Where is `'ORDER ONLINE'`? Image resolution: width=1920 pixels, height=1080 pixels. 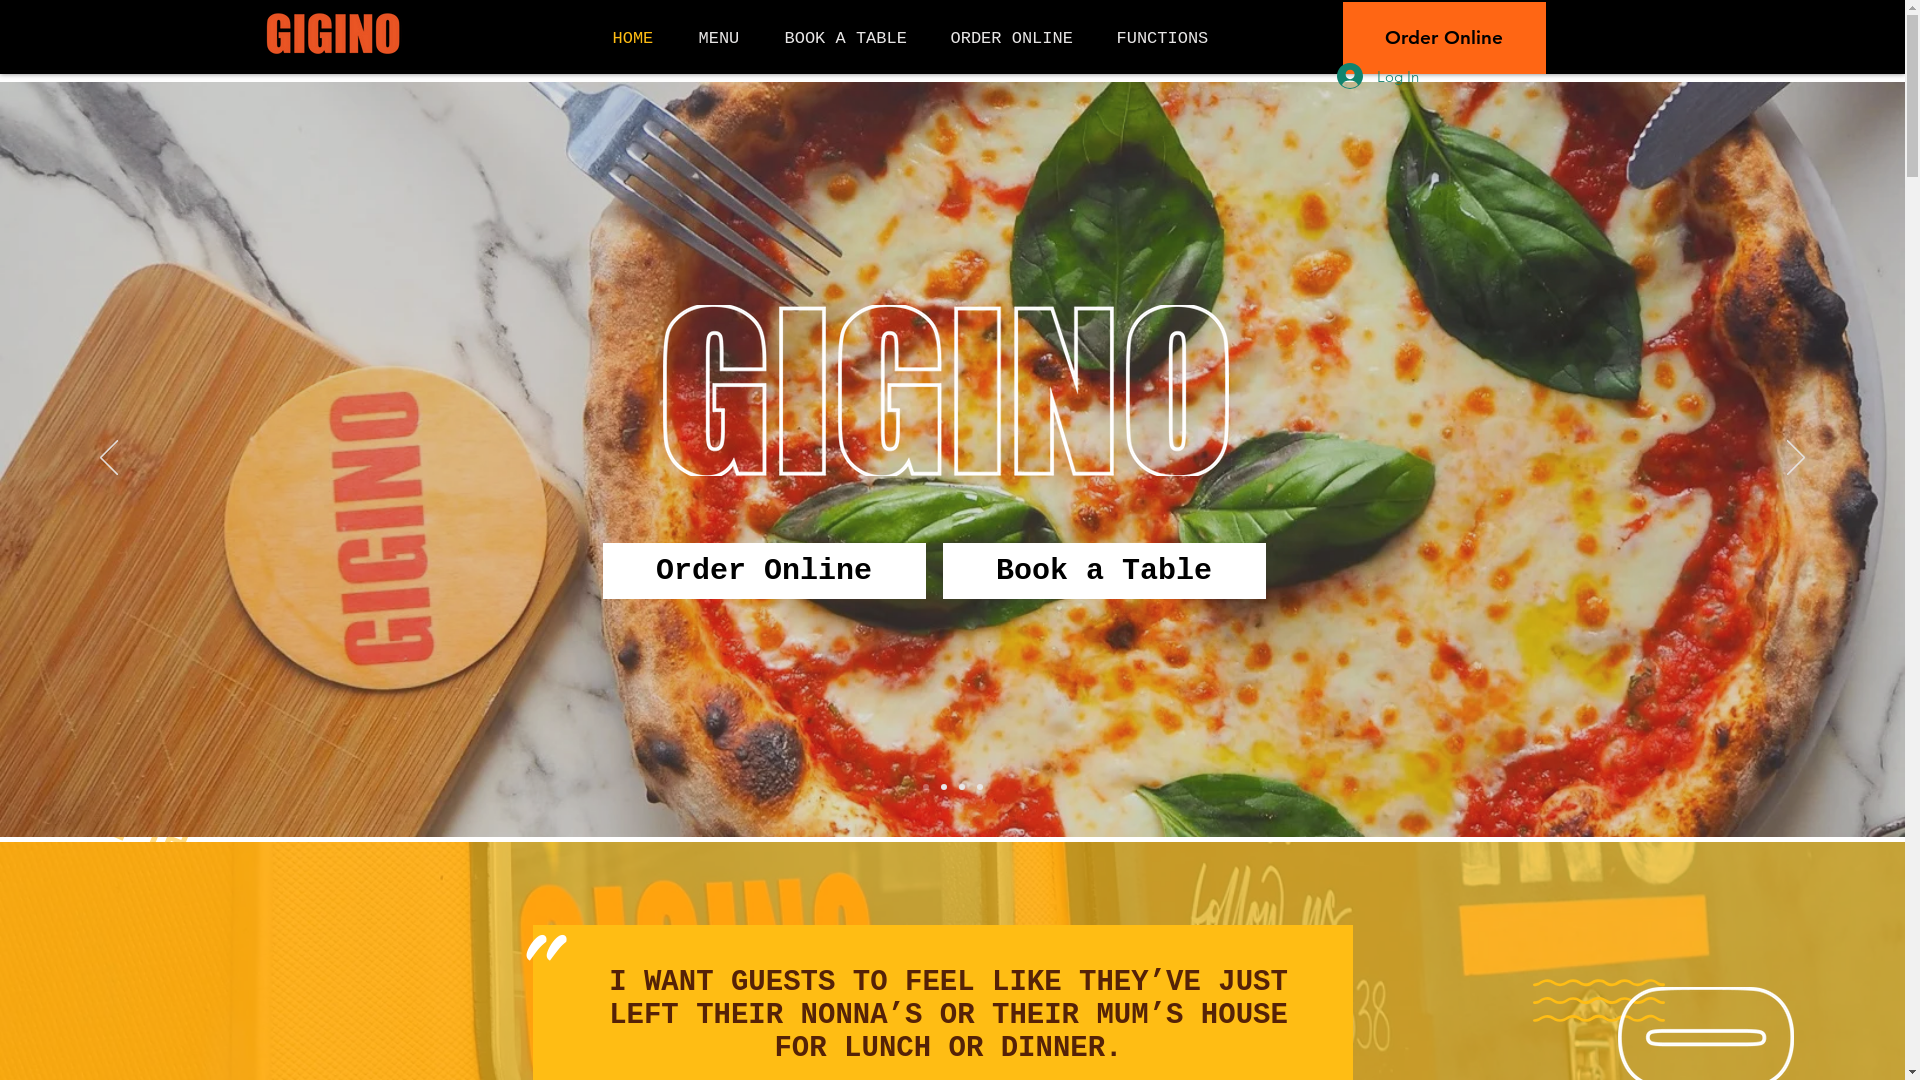 'ORDER ONLINE' is located at coordinates (1018, 38).